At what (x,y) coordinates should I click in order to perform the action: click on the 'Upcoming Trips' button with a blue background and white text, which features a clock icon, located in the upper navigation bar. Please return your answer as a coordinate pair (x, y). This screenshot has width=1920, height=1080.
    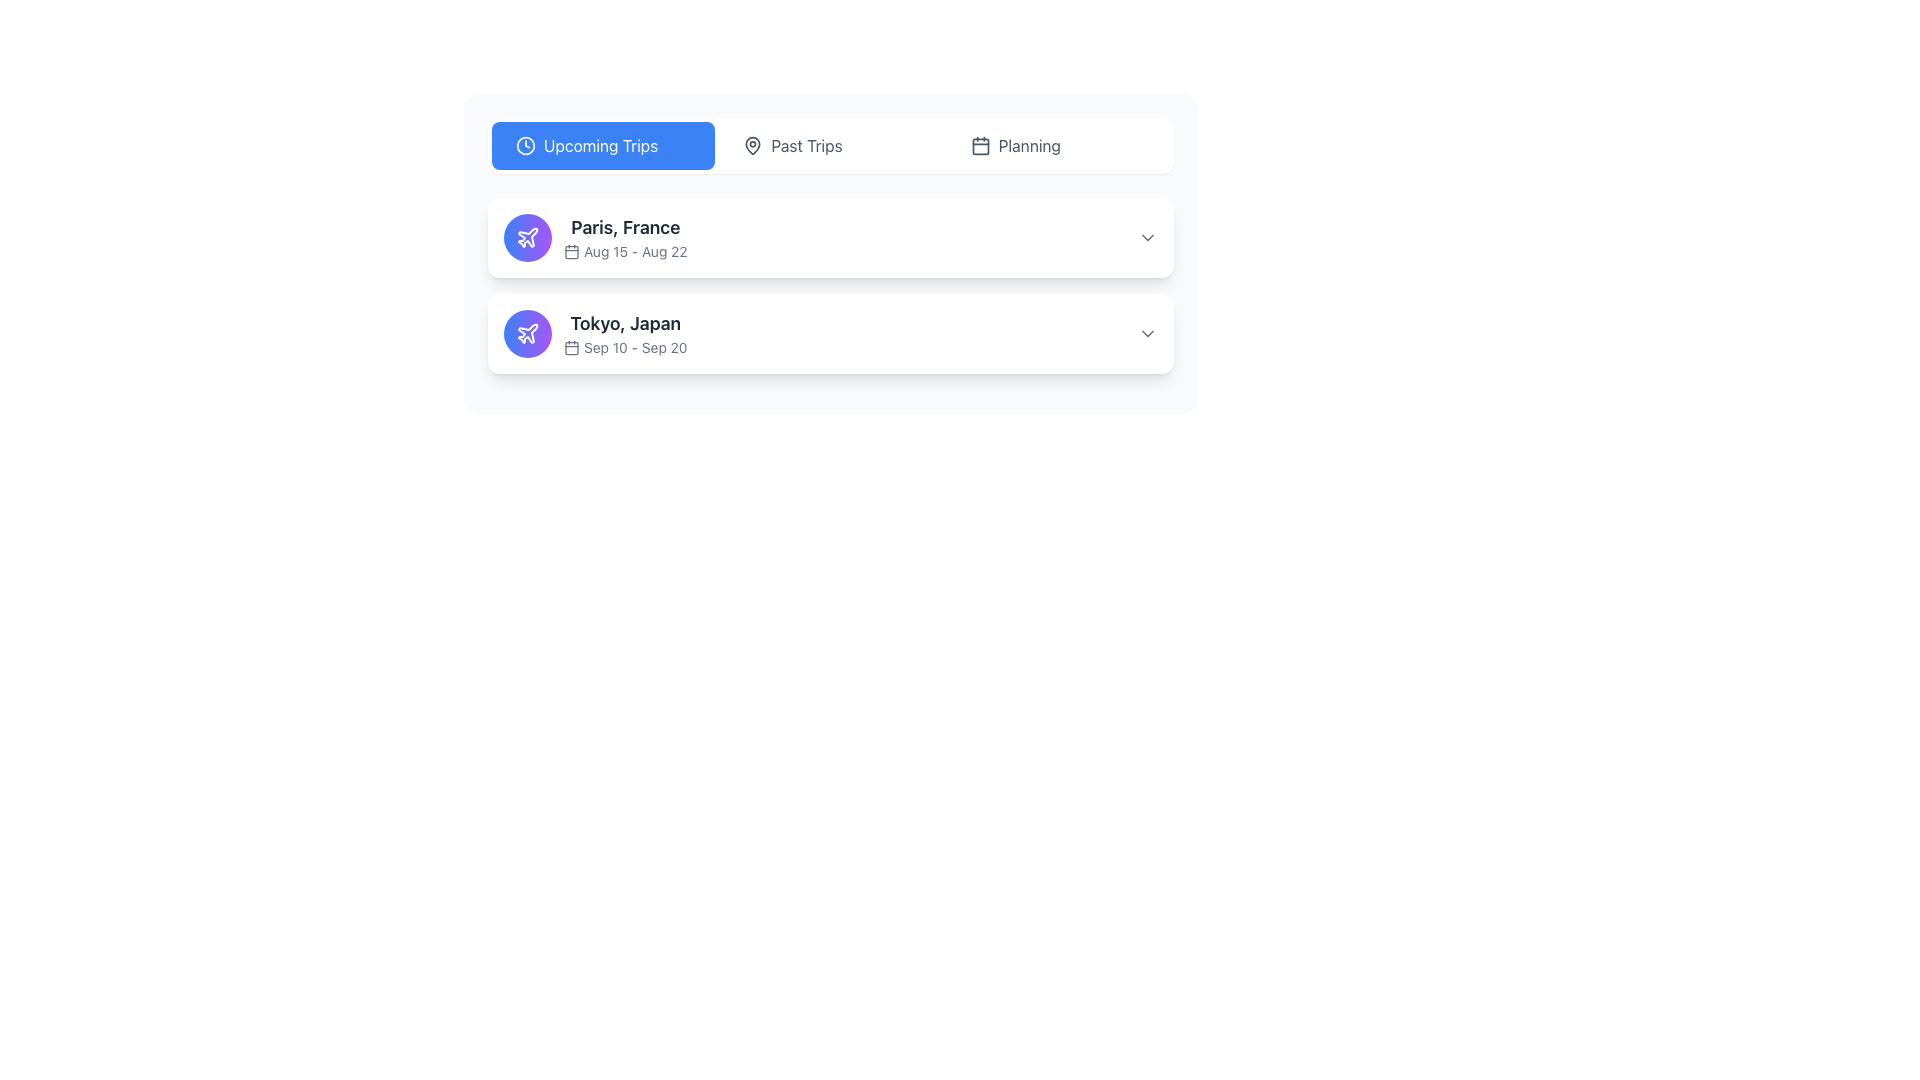
    Looking at the image, I should click on (602, 145).